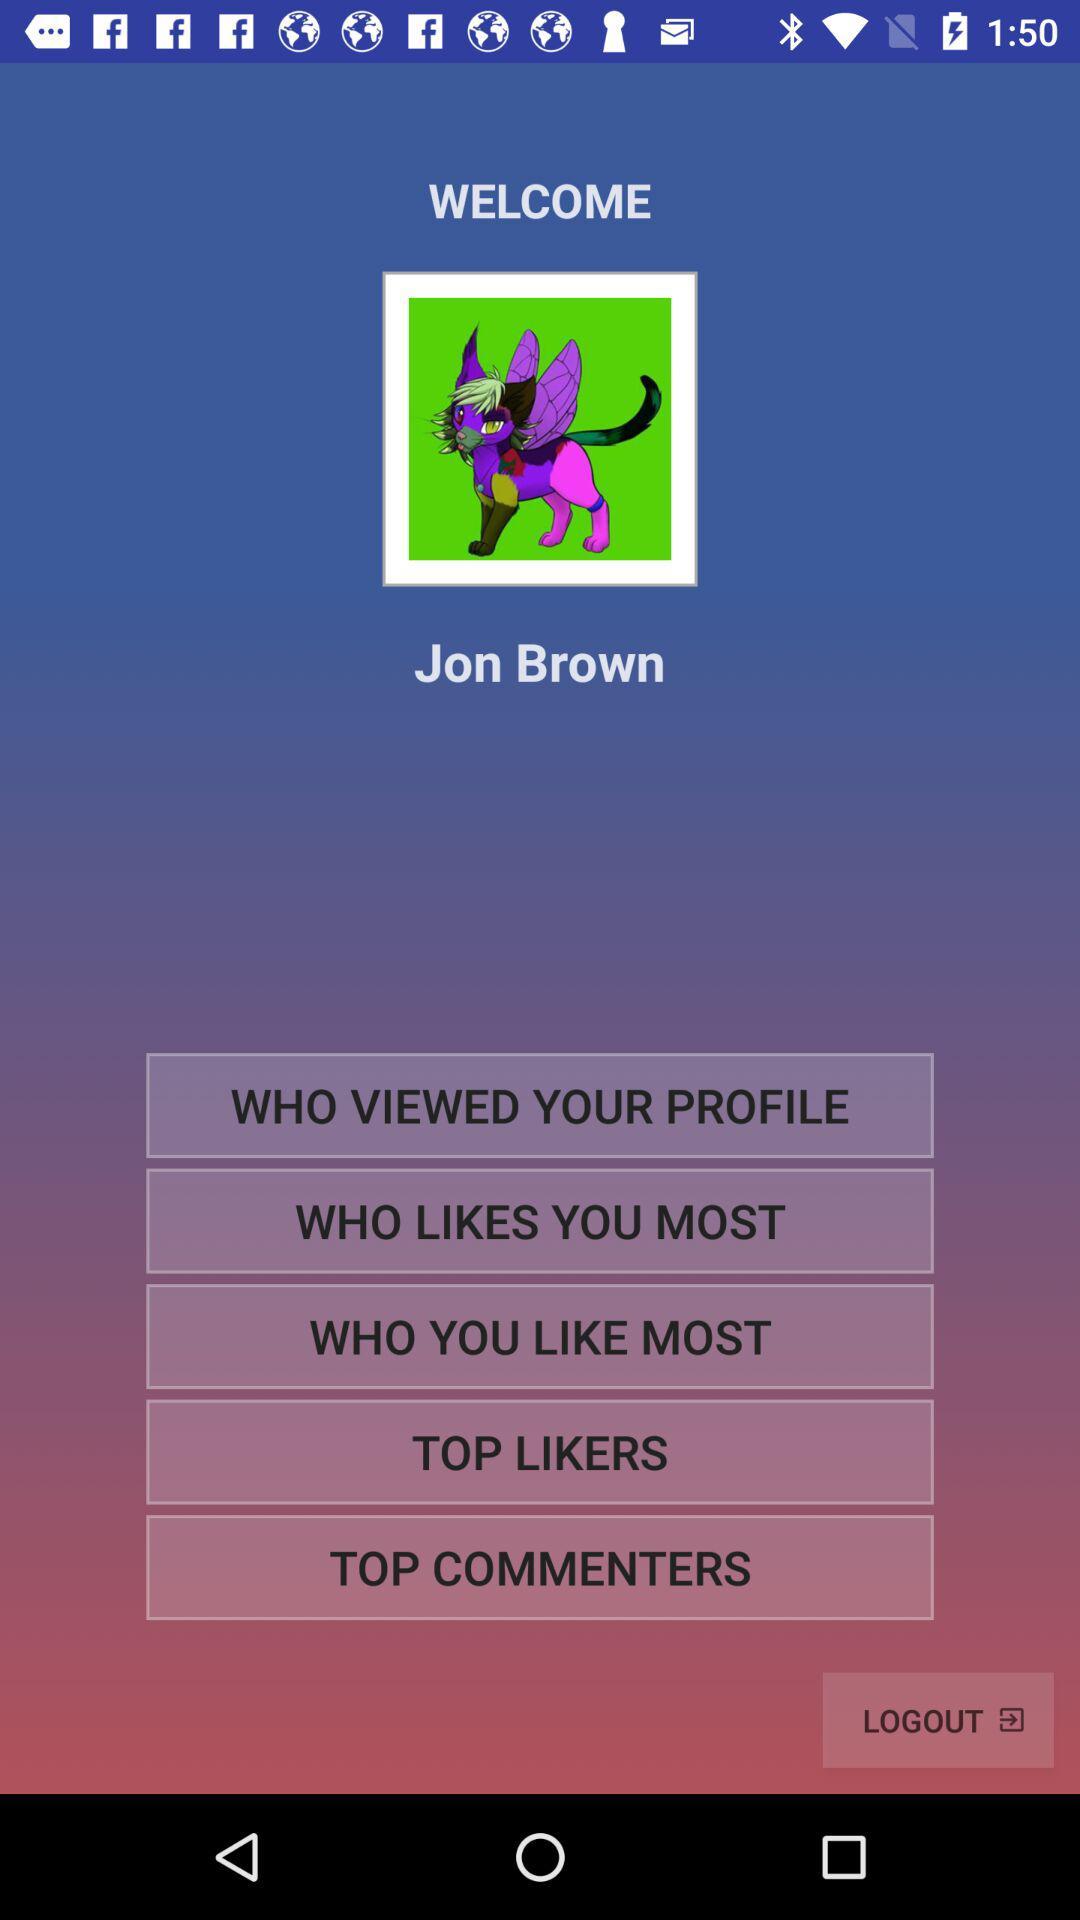  I want to click on the icon below the jon brown, so click(540, 1104).